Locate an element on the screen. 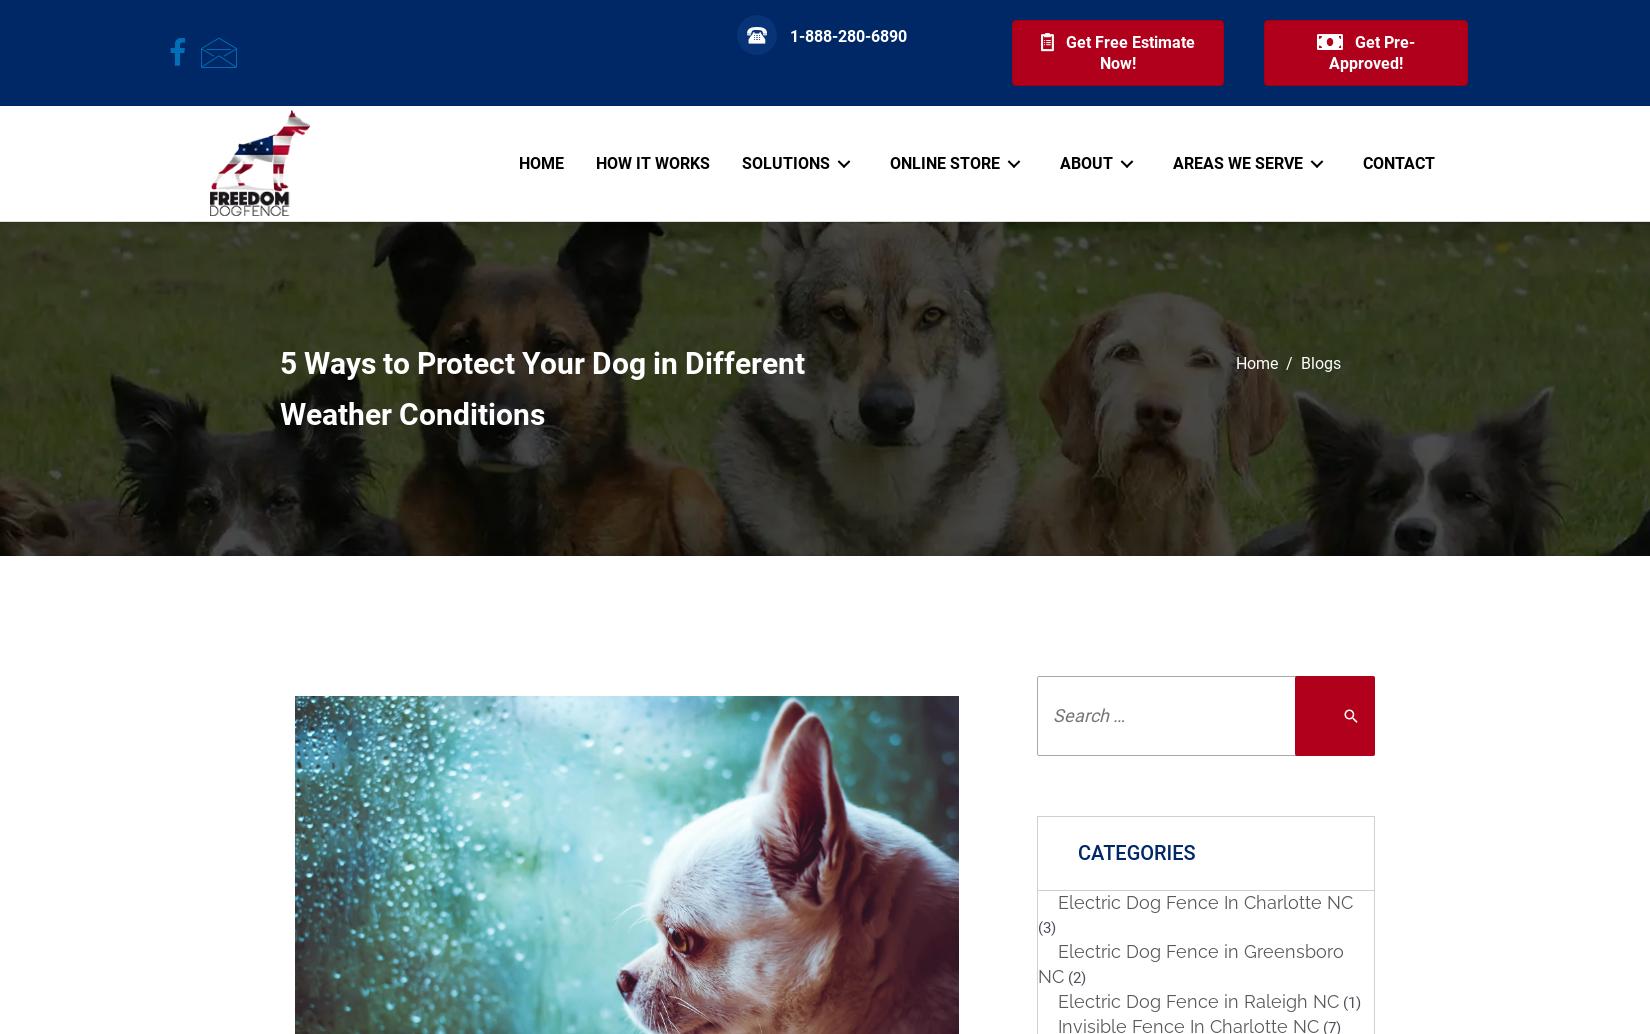 Image resolution: width=1650 pixels, height=1034 pixels. '(1)' is located at coordinates (1349, 1001).